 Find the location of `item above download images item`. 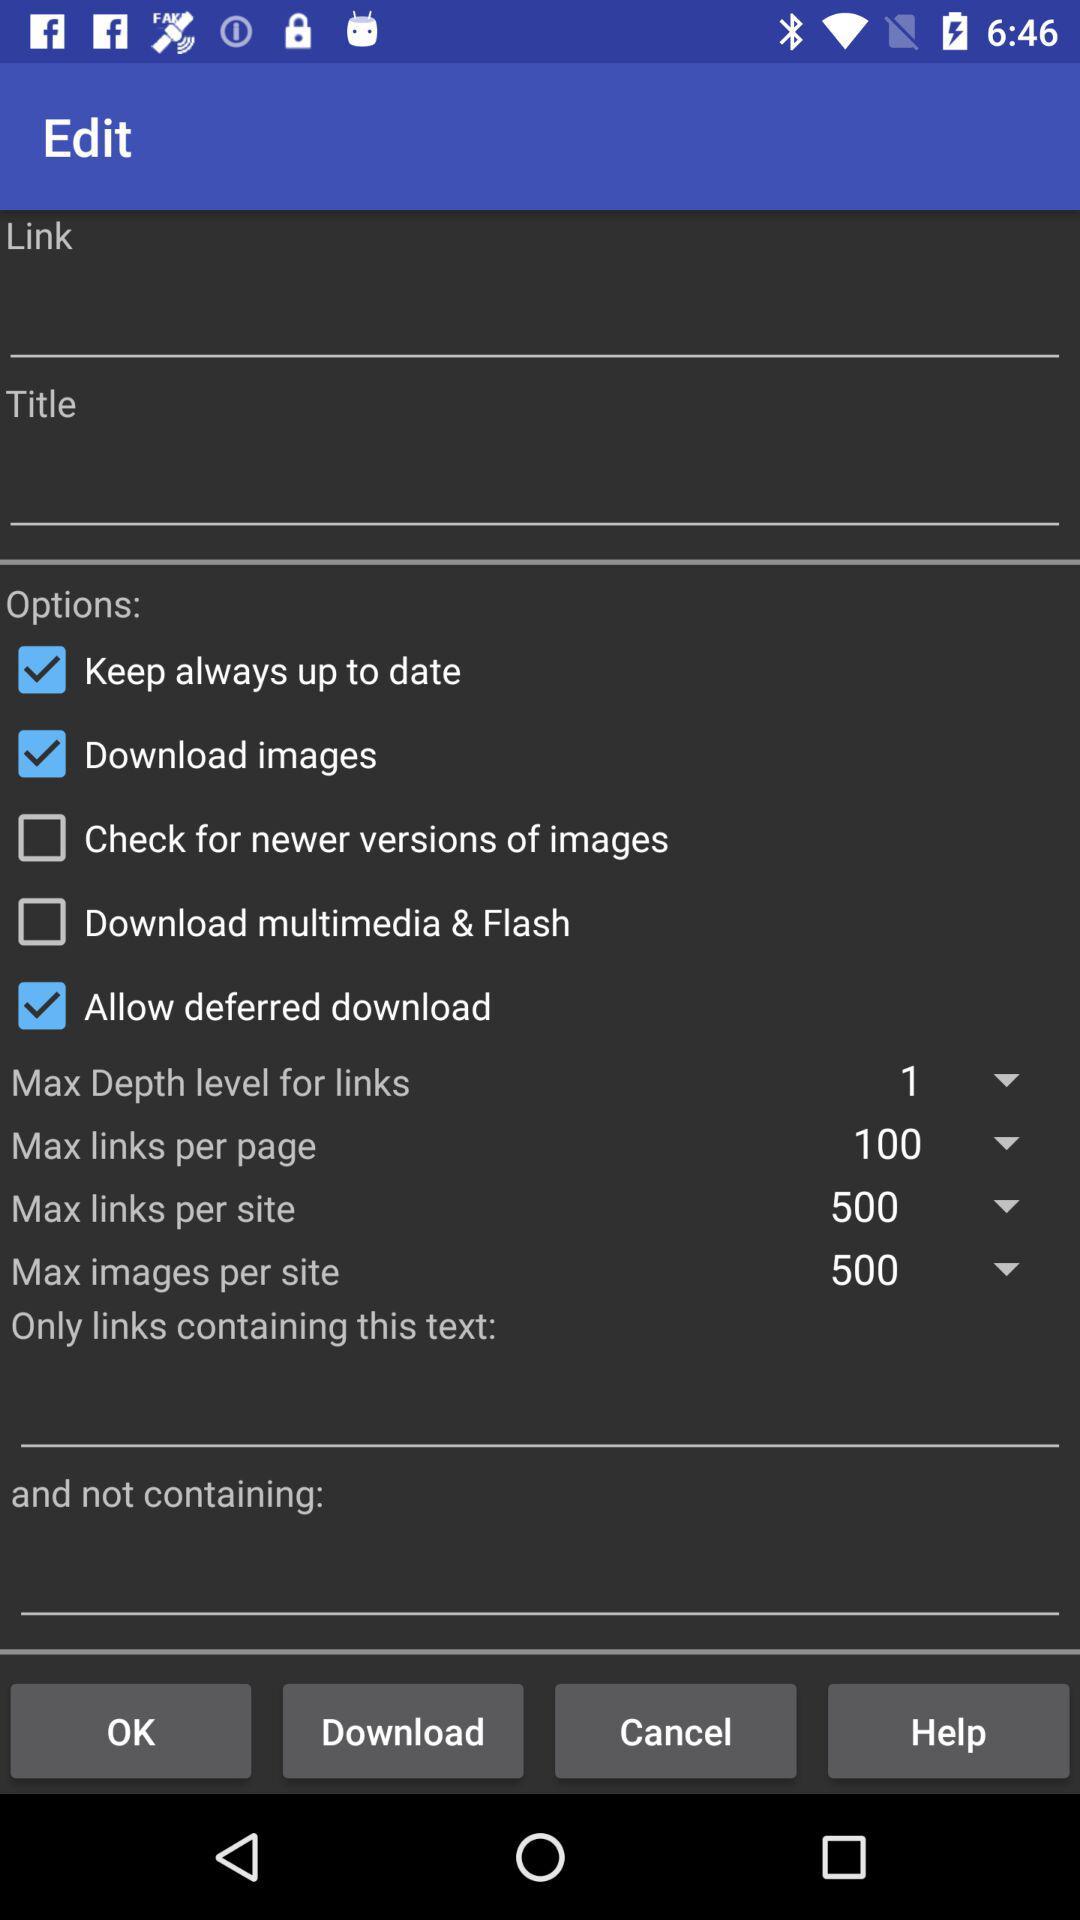

item above download images item is located at coordinates (540, 669).